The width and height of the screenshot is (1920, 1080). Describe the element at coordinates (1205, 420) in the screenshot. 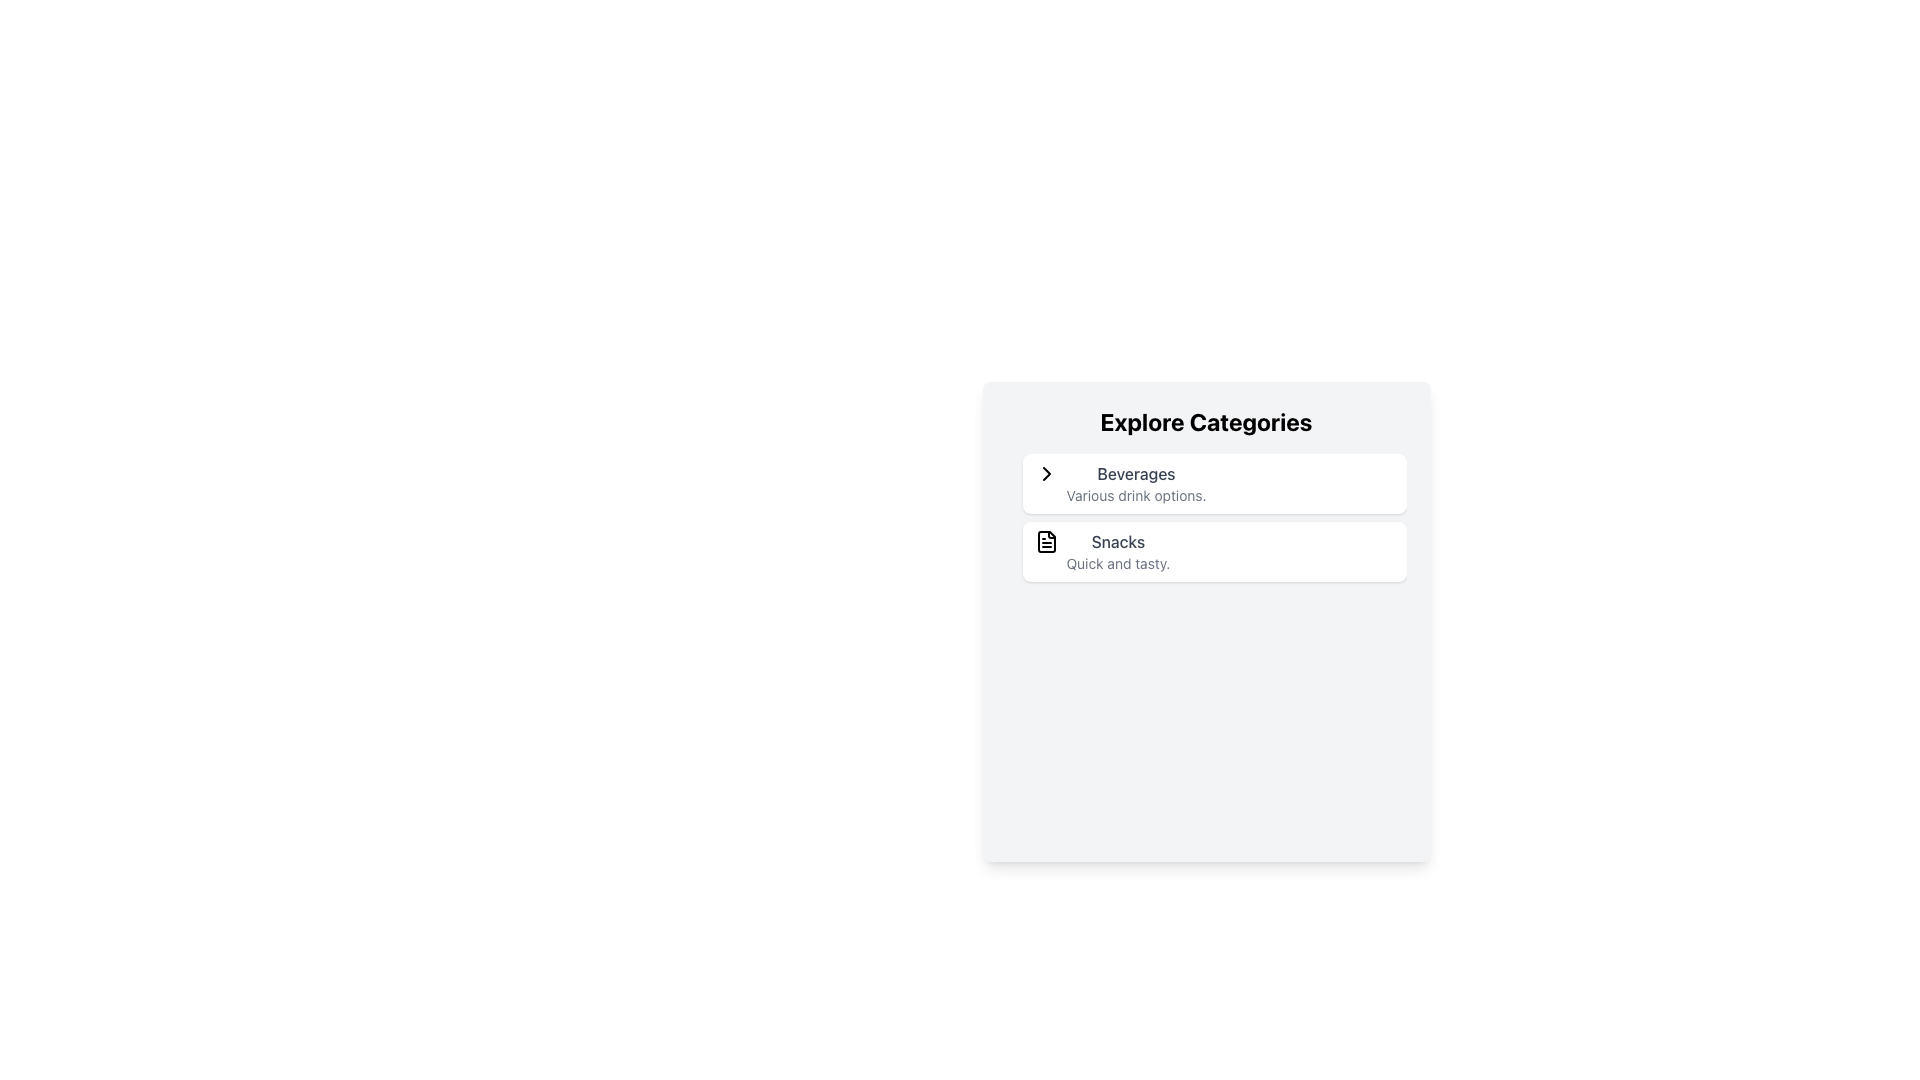

I see `the heading text at the top center of the card that indicates the purpose of exploring available categories` at that location.